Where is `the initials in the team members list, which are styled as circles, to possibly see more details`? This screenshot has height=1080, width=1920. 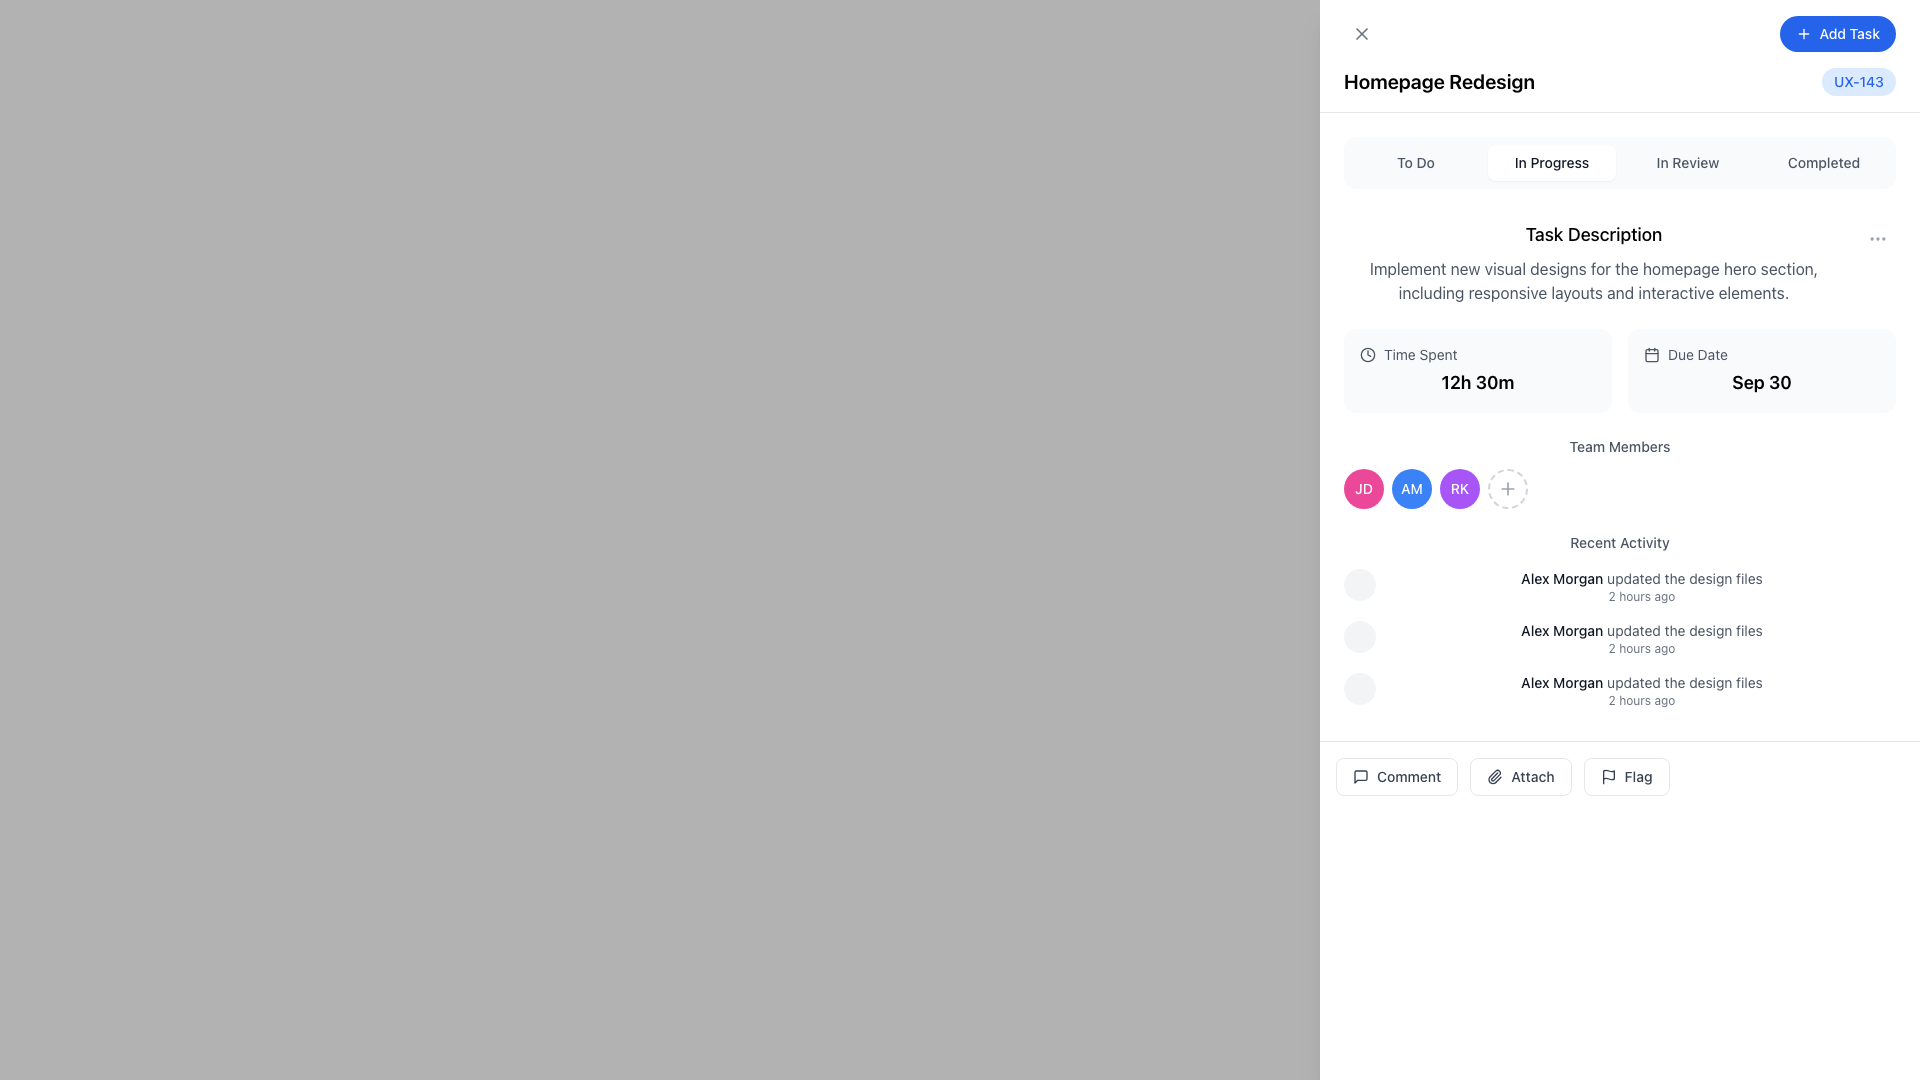
the initials in the team members list, which are styled as circles, to possibly see more details is located at coordinates (1620, 489).